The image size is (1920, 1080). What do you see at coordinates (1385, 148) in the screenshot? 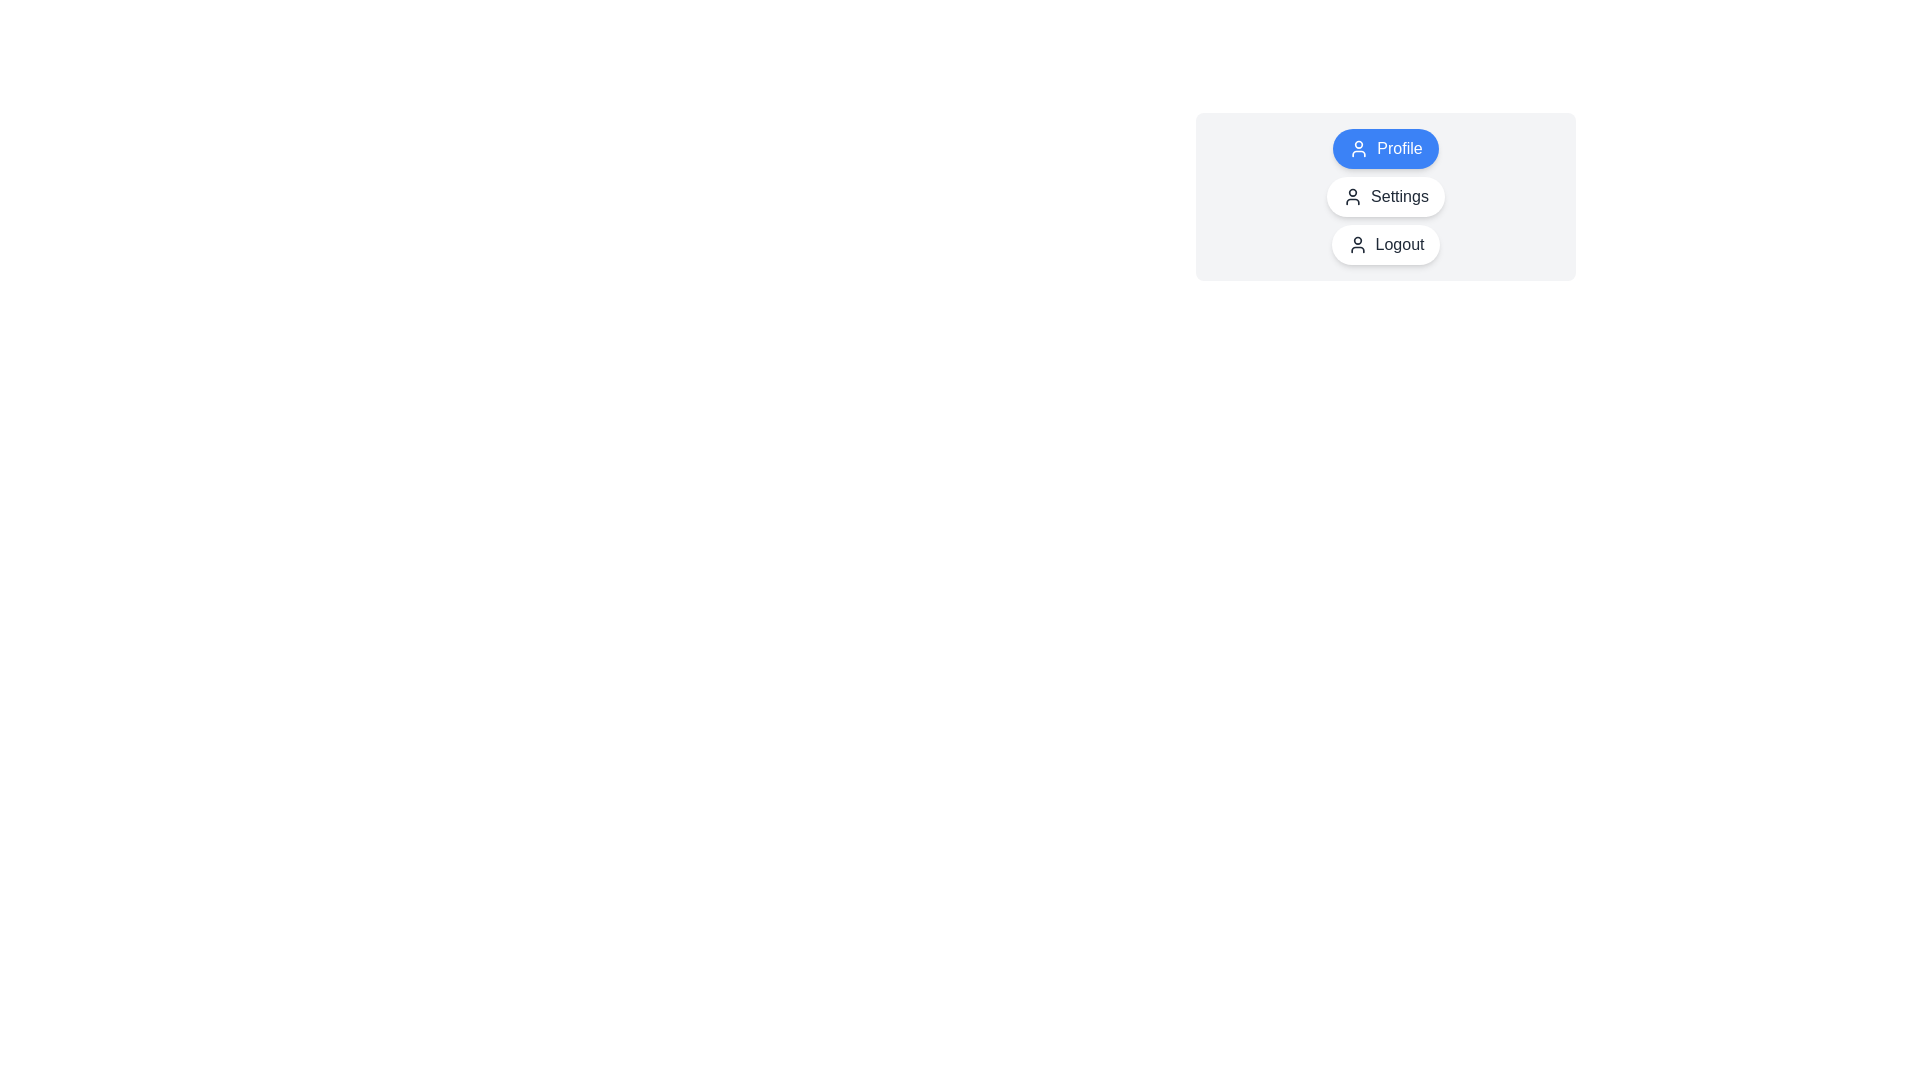
I see `the chip labeled Profile` at bounding box center [1385, 148].